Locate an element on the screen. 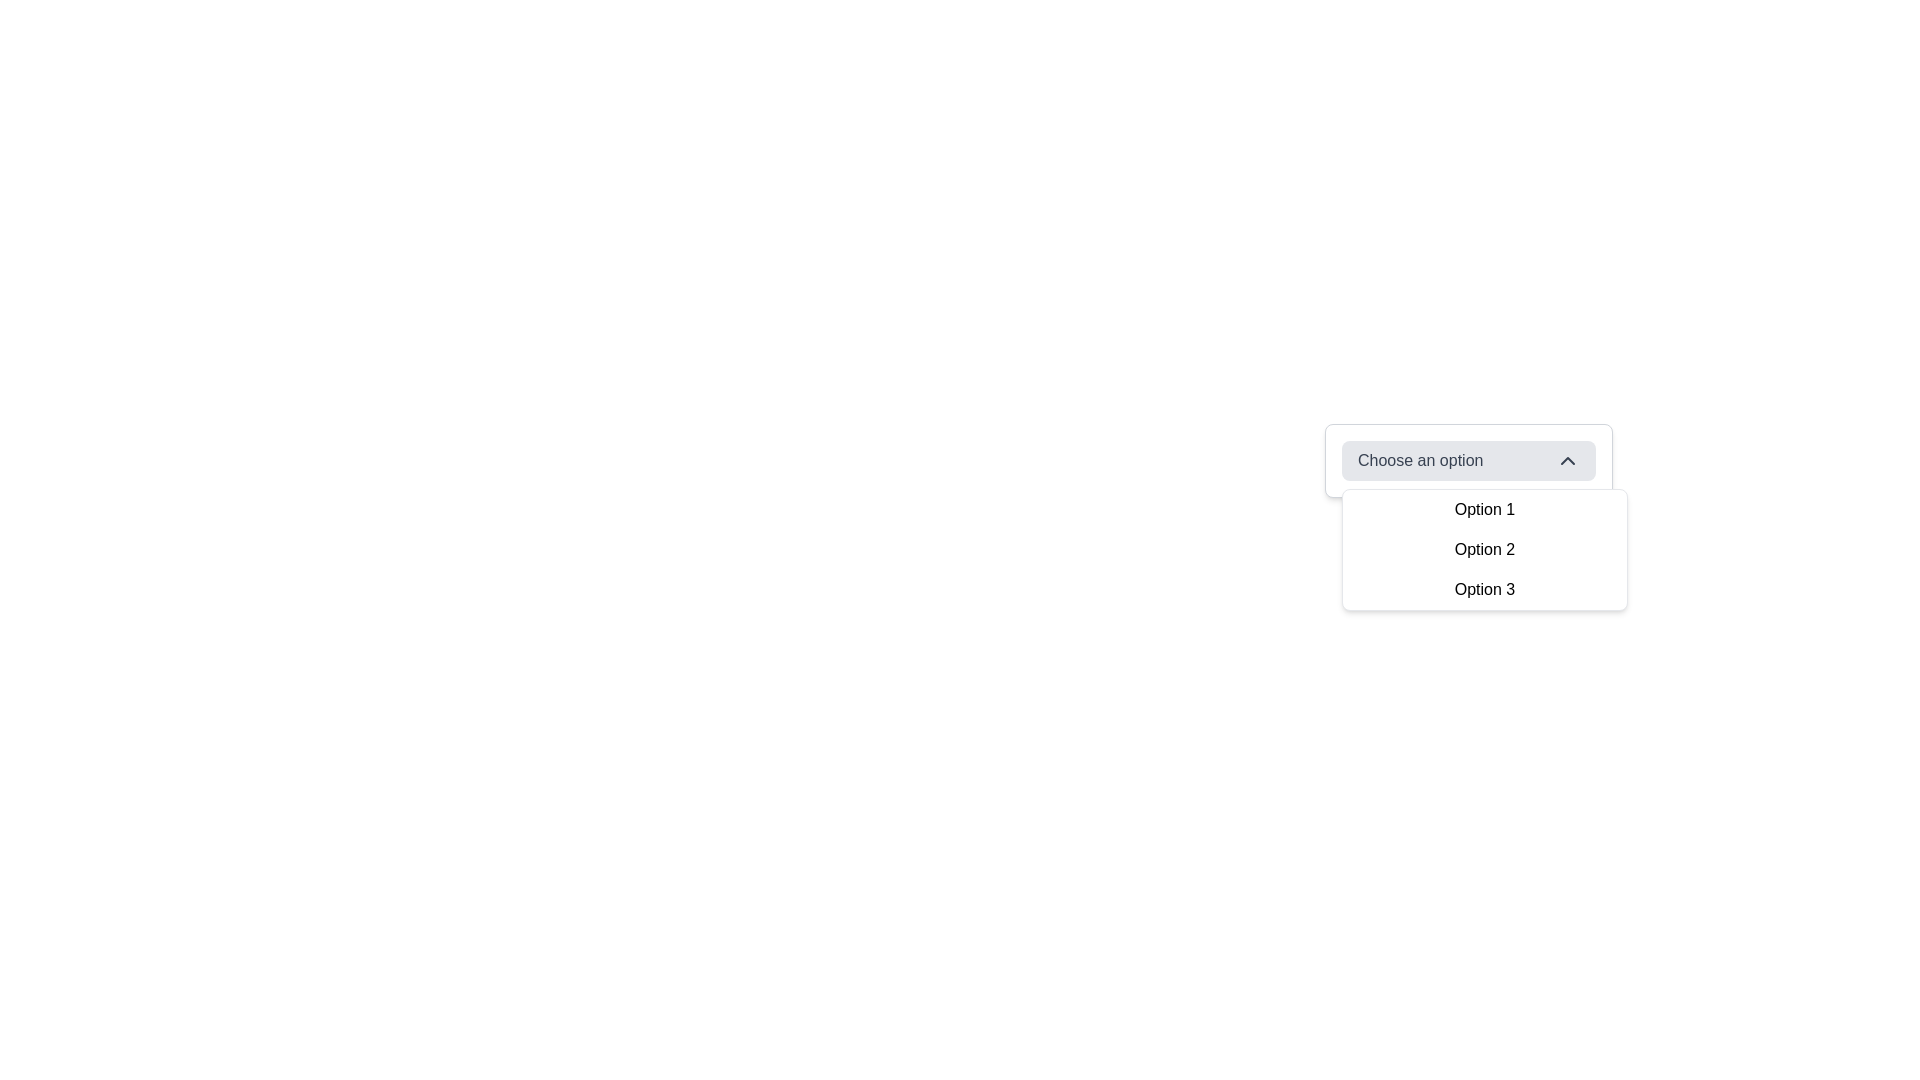 Image resolution: width=1920 pixels, height=1080 pixels. the text label reading 'Choose an option' within the dropdown menu, which is styled in bold and compact font, aligned to the left of the chevron icon is located at coordinates (1419, 461).